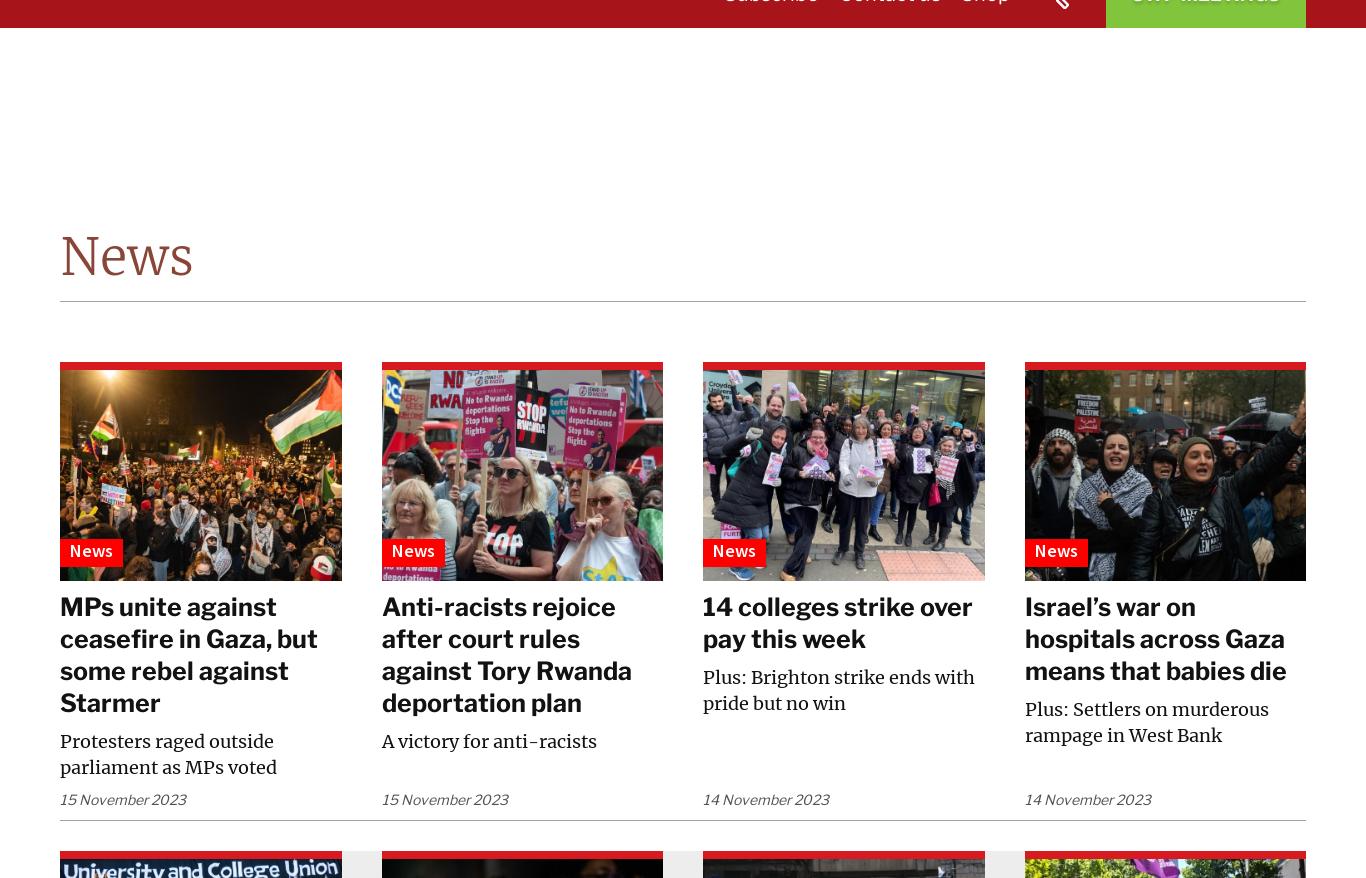  I want to click on 'Education for Socialists', so click(850, 262).